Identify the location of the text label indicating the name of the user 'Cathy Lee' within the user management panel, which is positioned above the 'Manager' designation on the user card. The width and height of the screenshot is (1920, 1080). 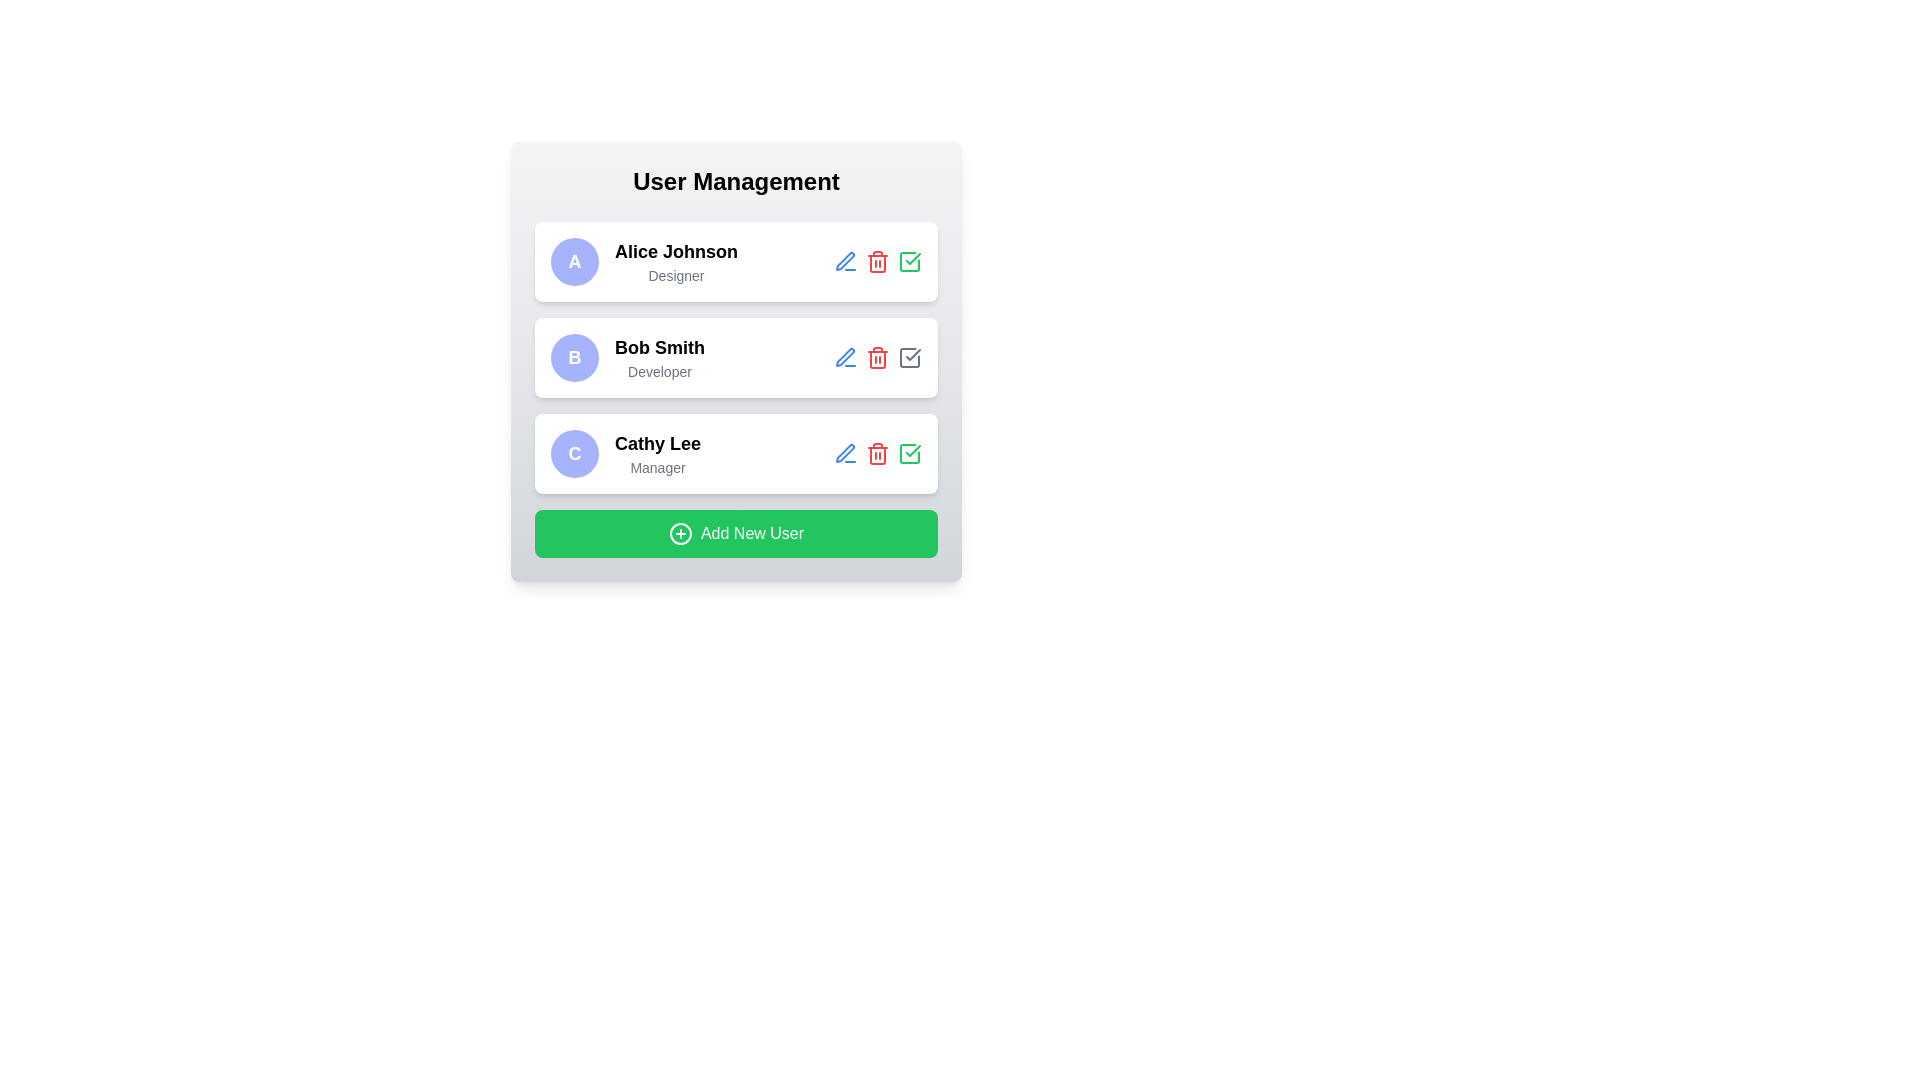
(657, 442).